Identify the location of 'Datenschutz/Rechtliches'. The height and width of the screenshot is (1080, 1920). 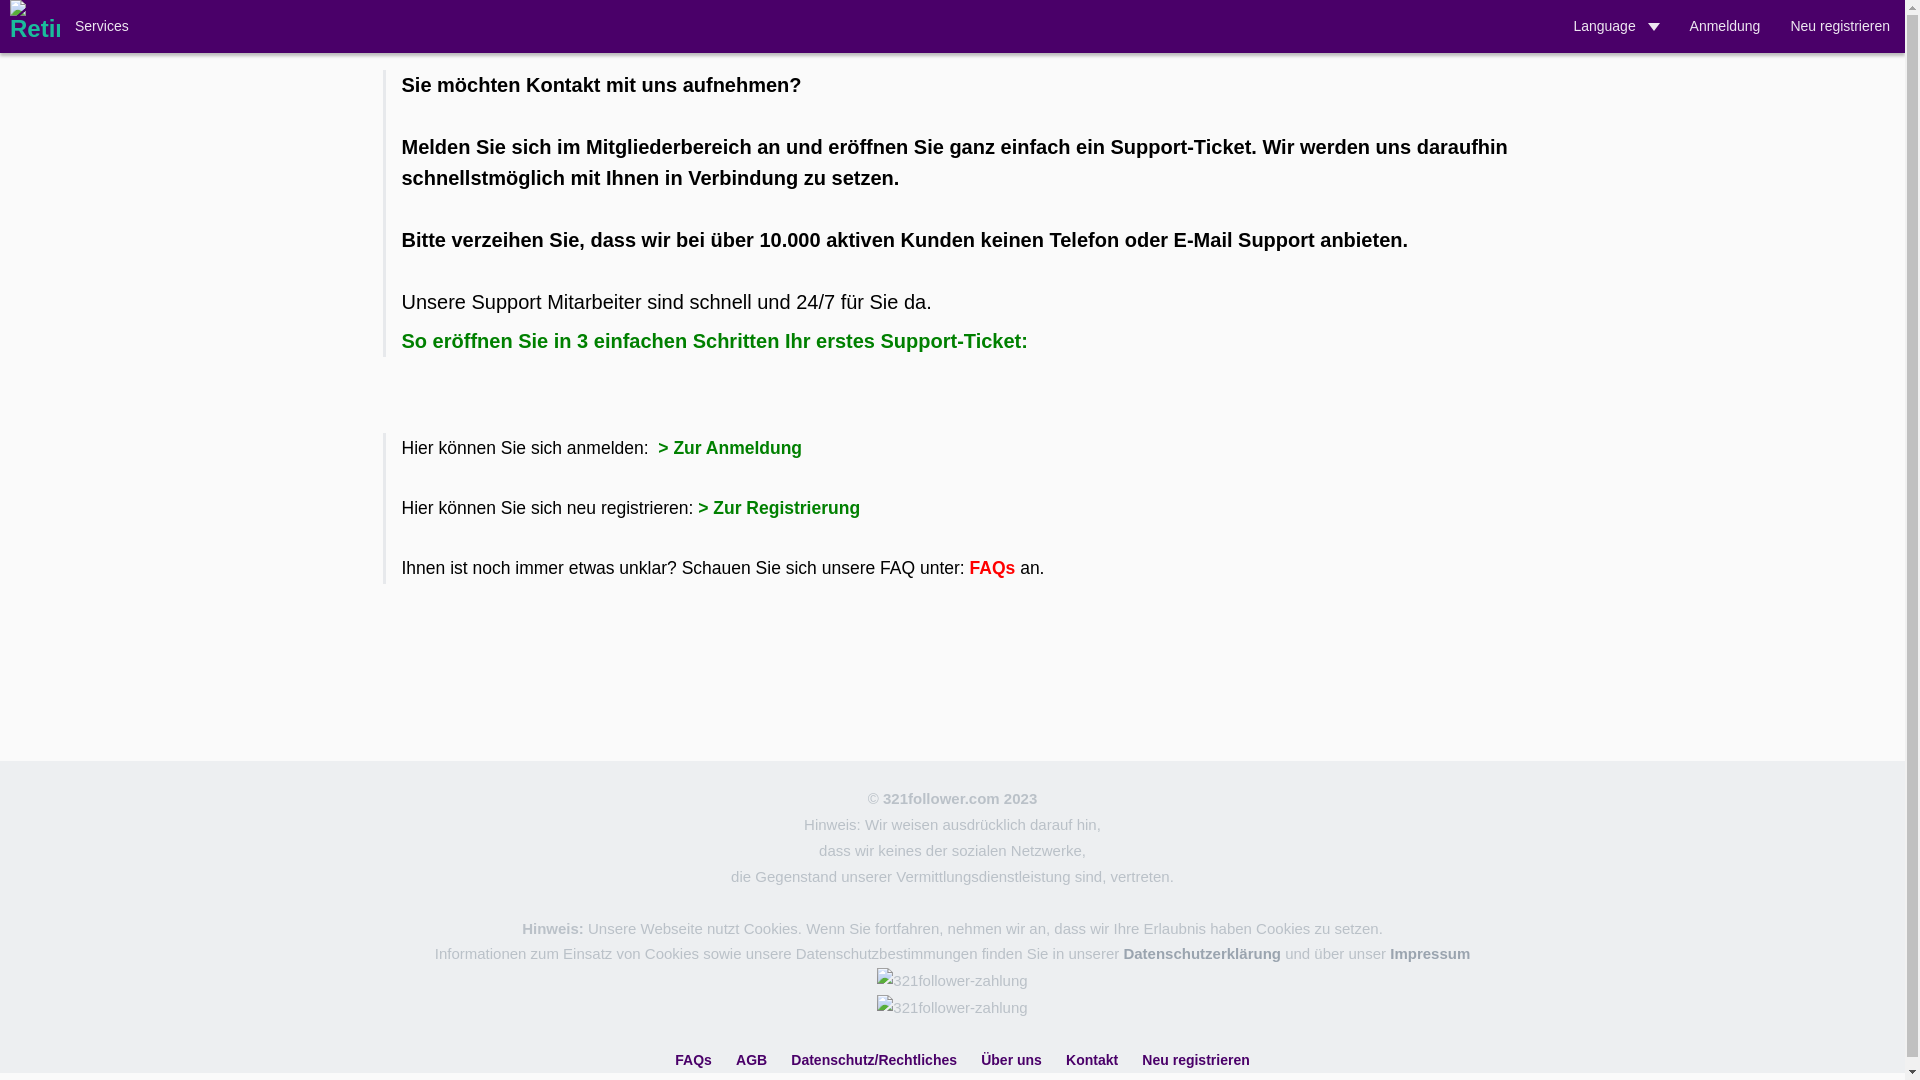
(873, 1059).